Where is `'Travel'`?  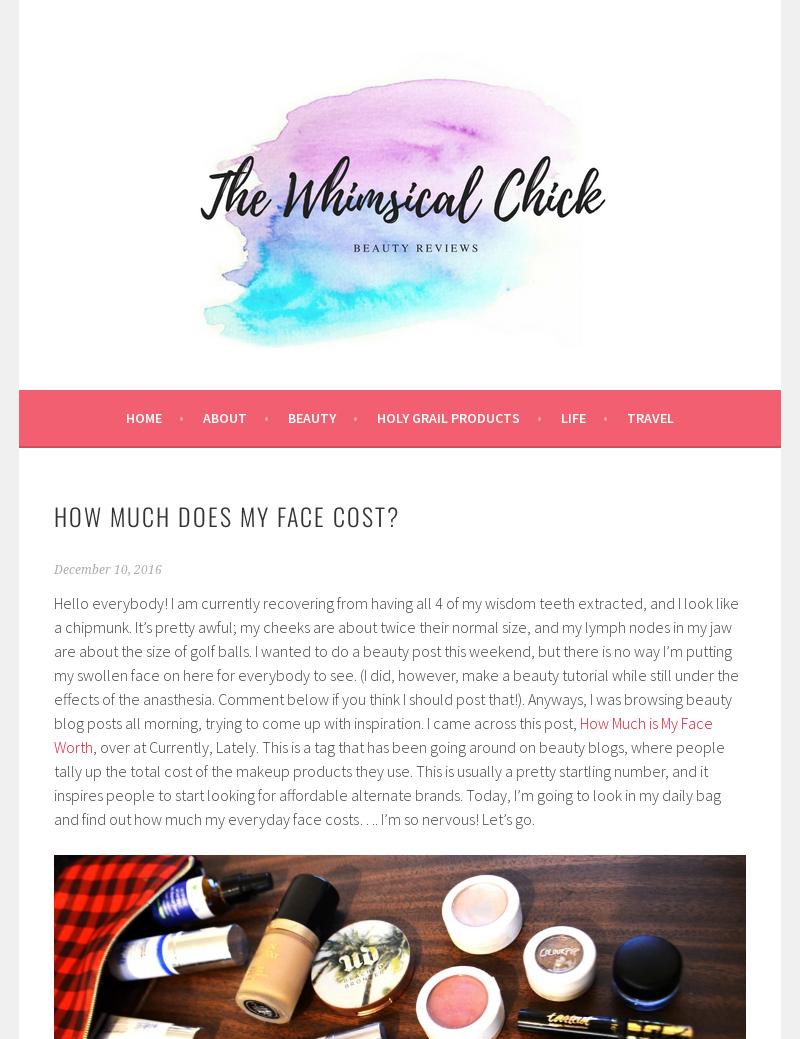
'Travel' is located at coordinates (649, 416).